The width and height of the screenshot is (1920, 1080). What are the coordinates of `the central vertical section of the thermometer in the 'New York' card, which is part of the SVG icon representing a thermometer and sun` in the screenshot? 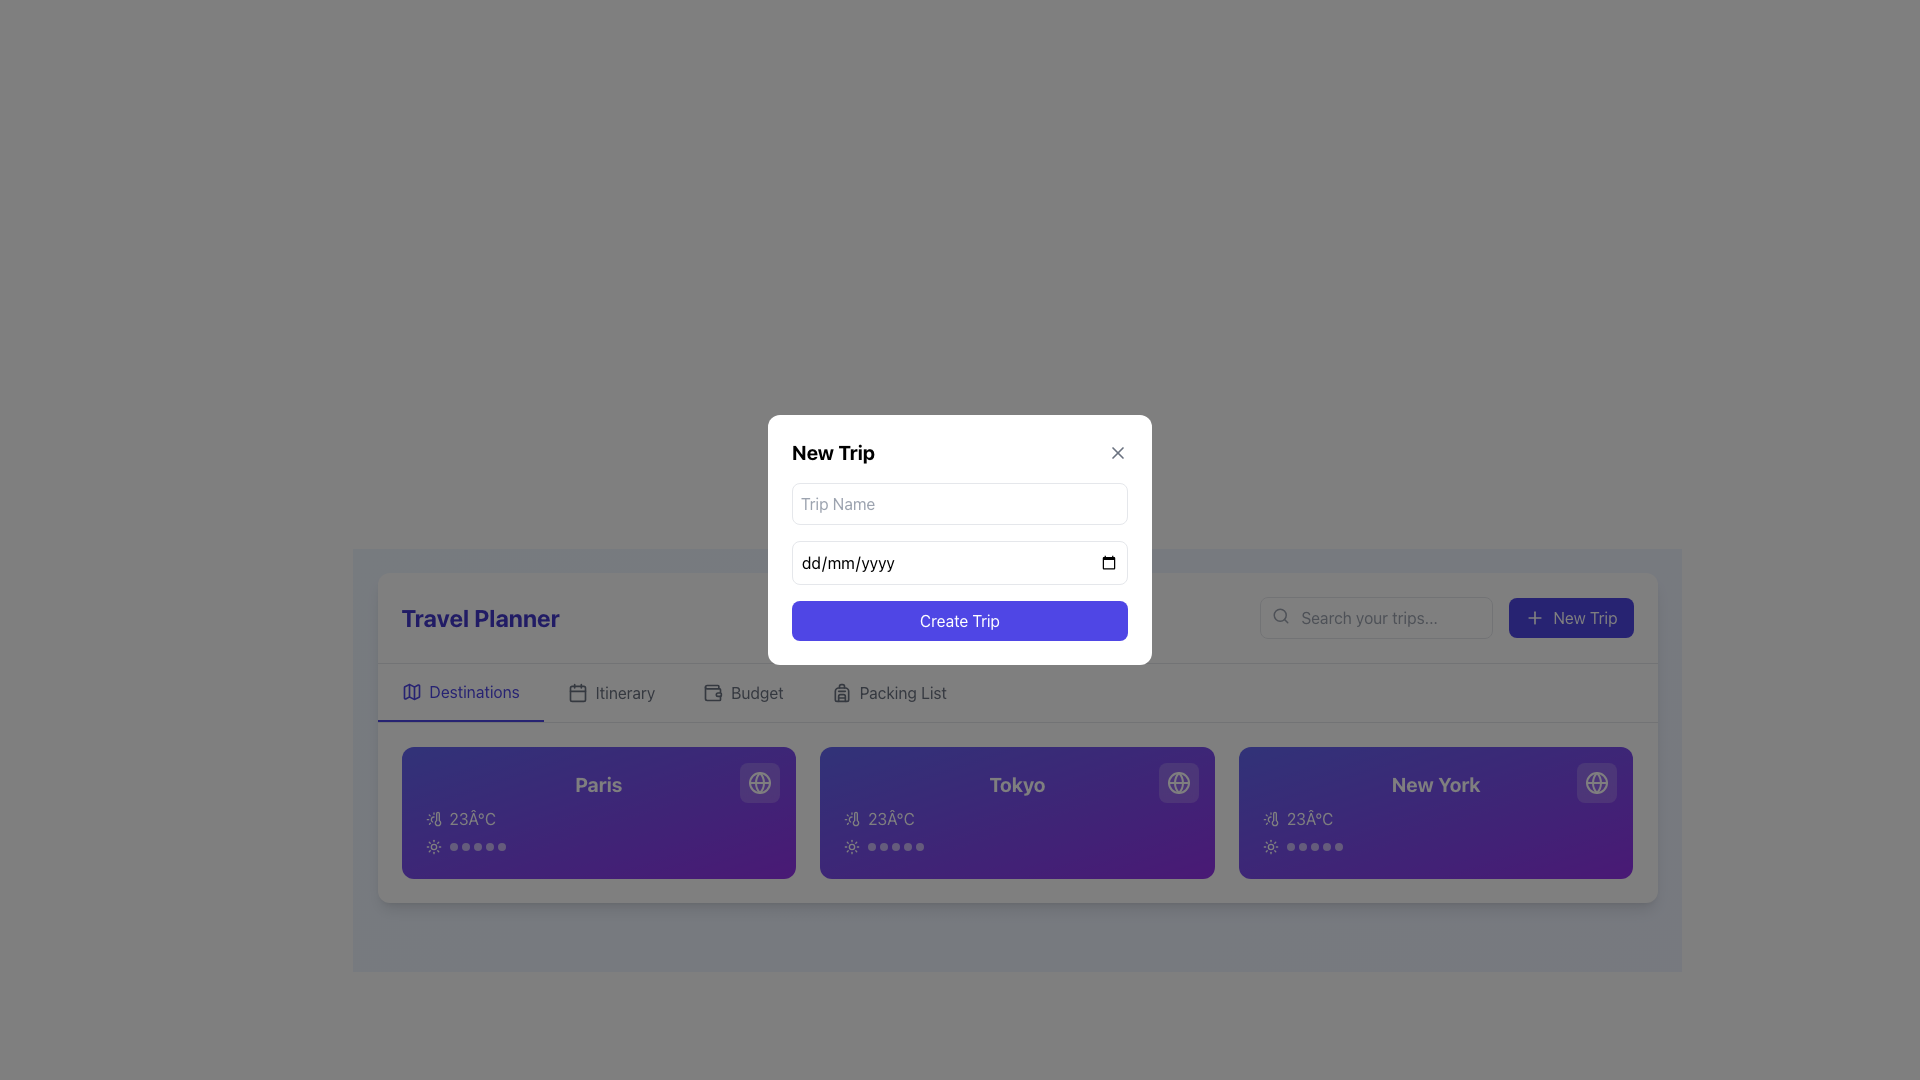 It's located at (1273, 818).